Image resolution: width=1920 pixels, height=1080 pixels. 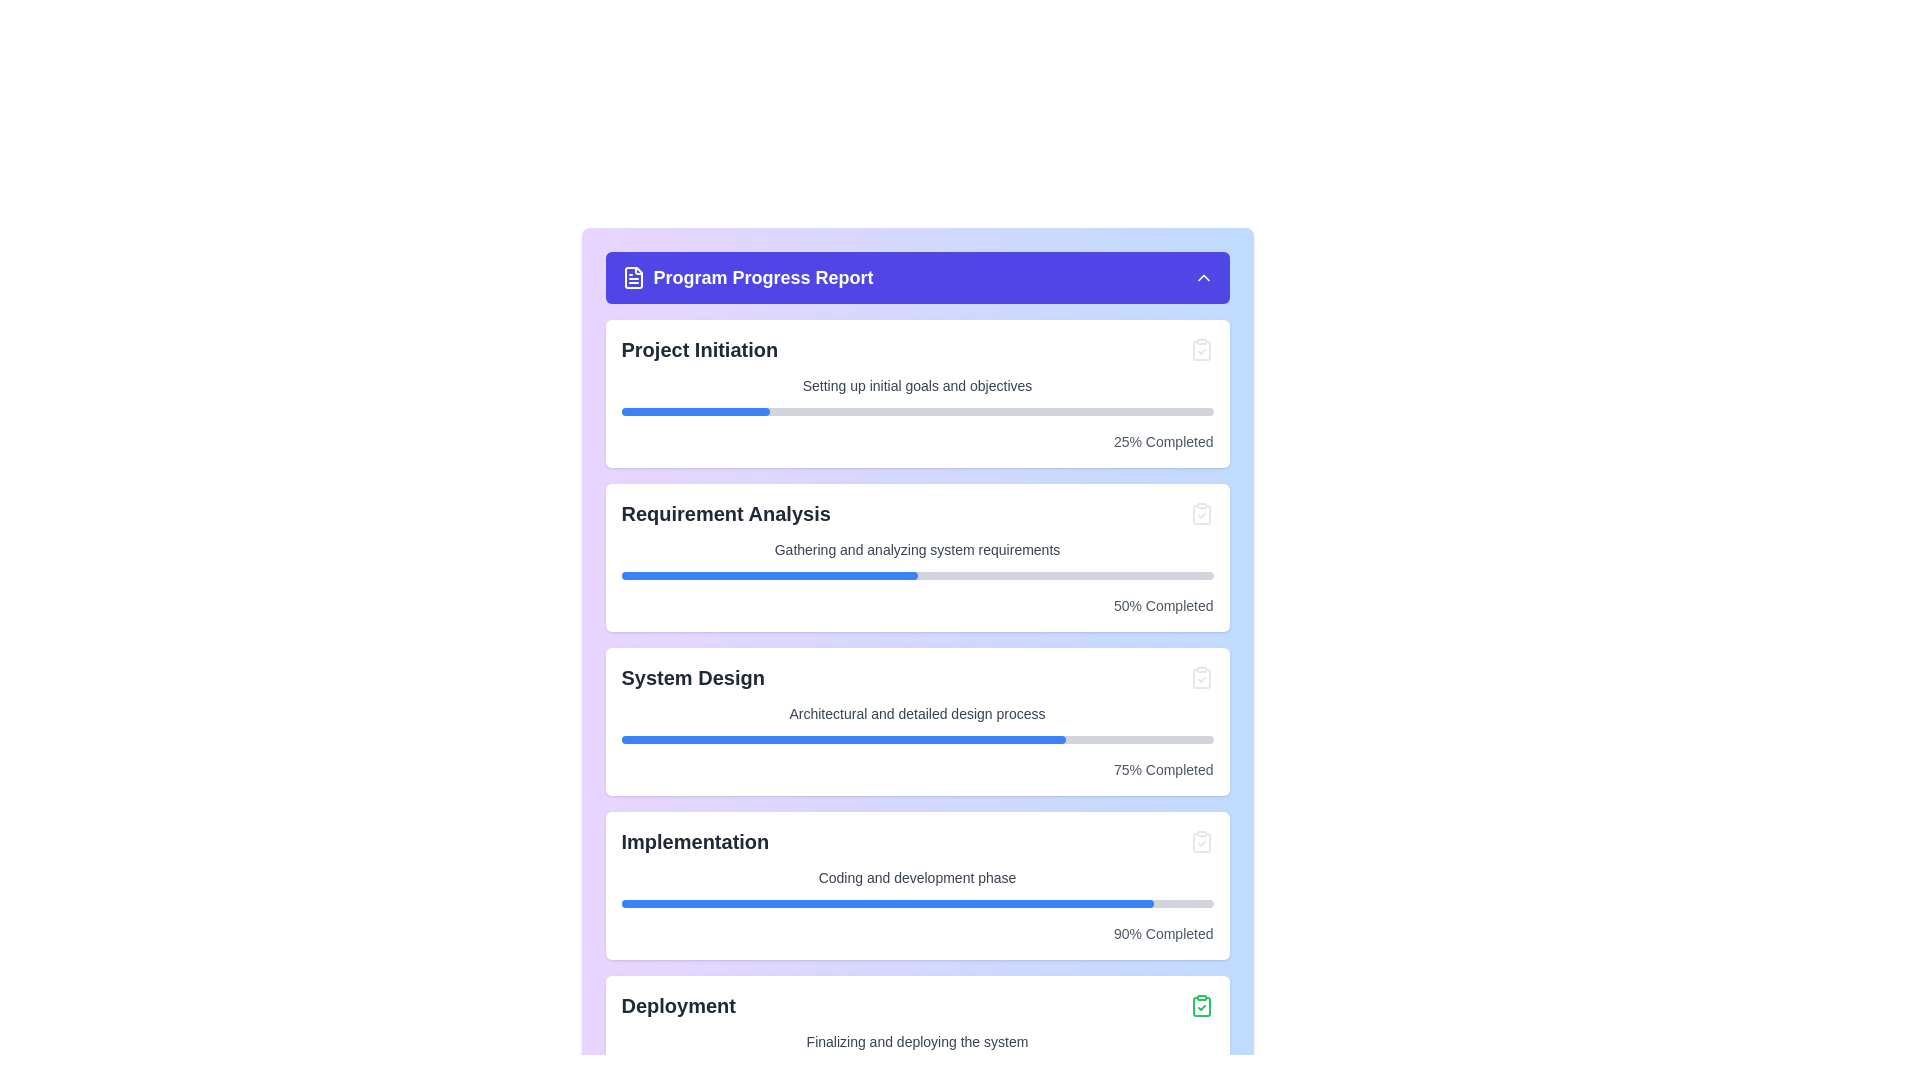 What do you see at coordinates (916, 385) in the screenshot?
I see `the text label element displaying 'Setting up initial goals and objectives', which is located within a white card below the header 'Project Initiation'` at bounding box center [916, 385].